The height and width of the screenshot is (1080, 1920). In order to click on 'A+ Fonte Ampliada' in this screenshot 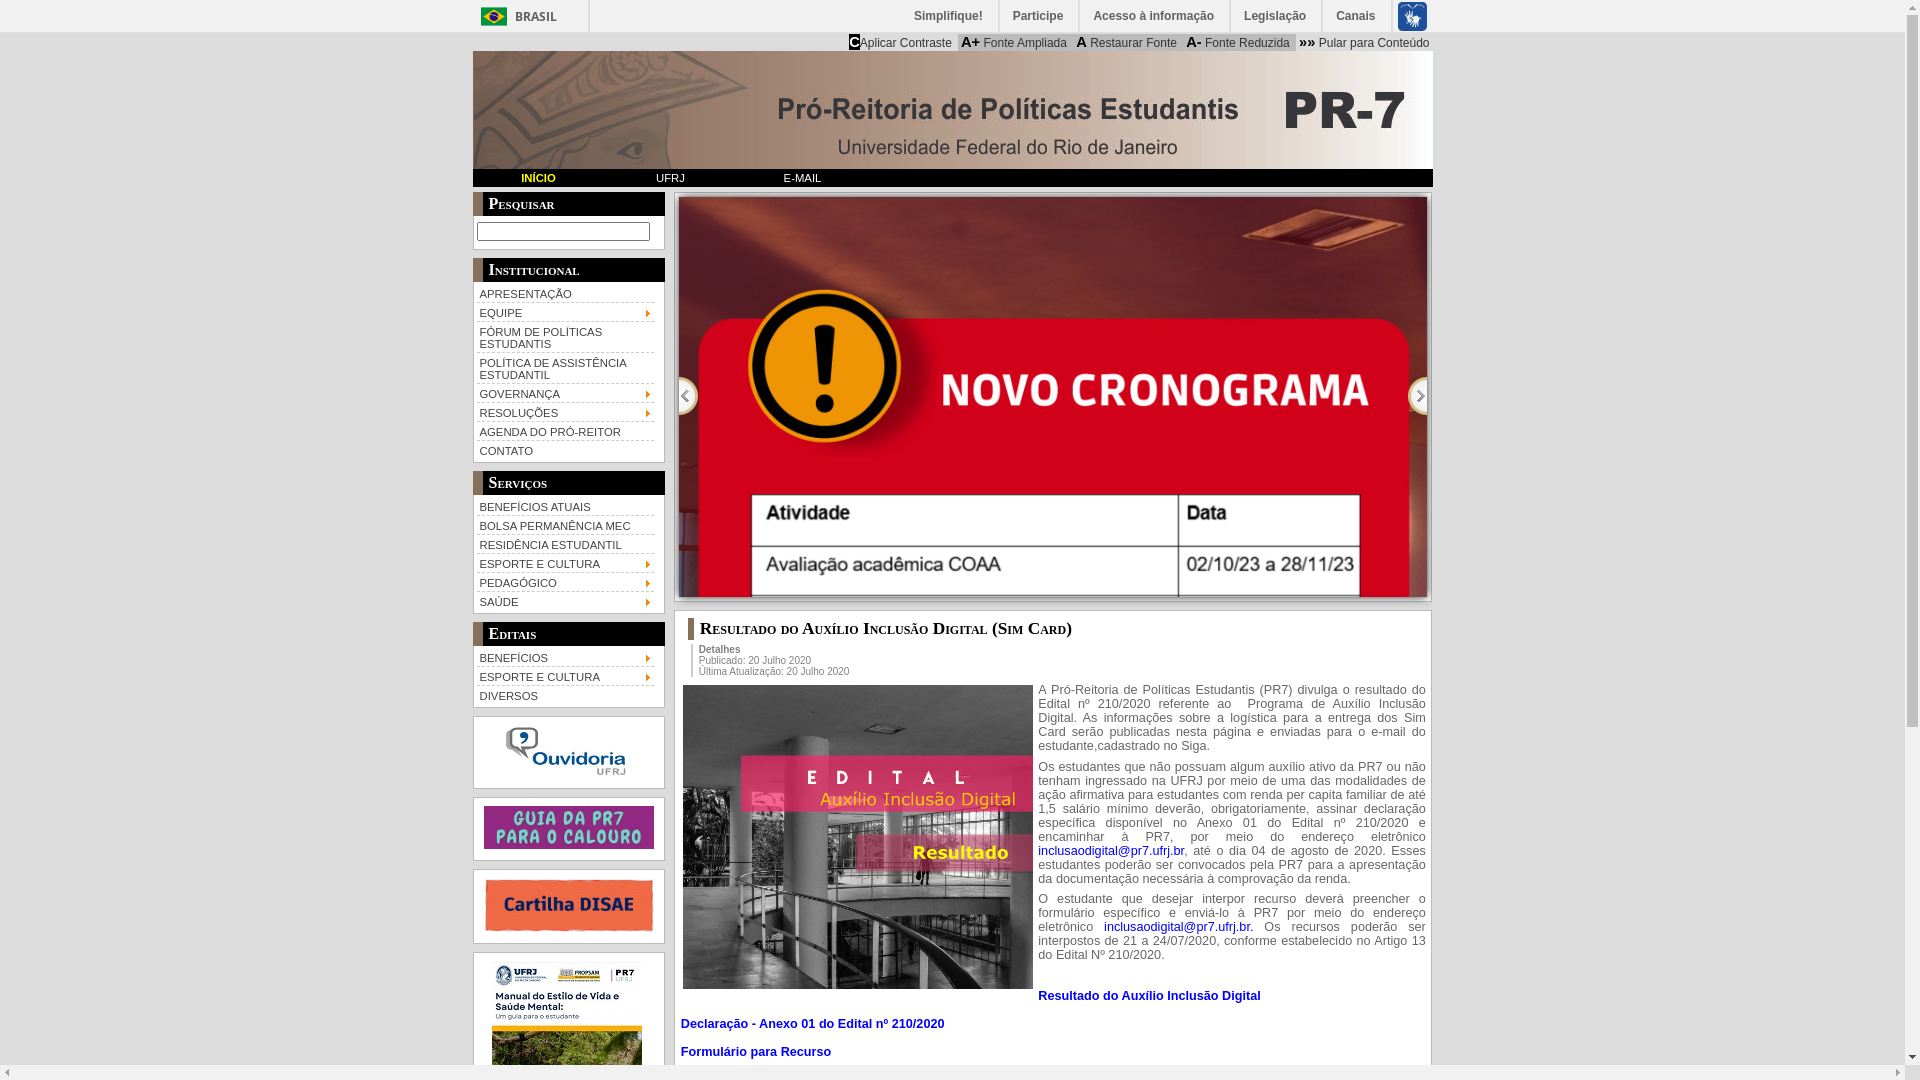, I will do `click(1013, 42)`.